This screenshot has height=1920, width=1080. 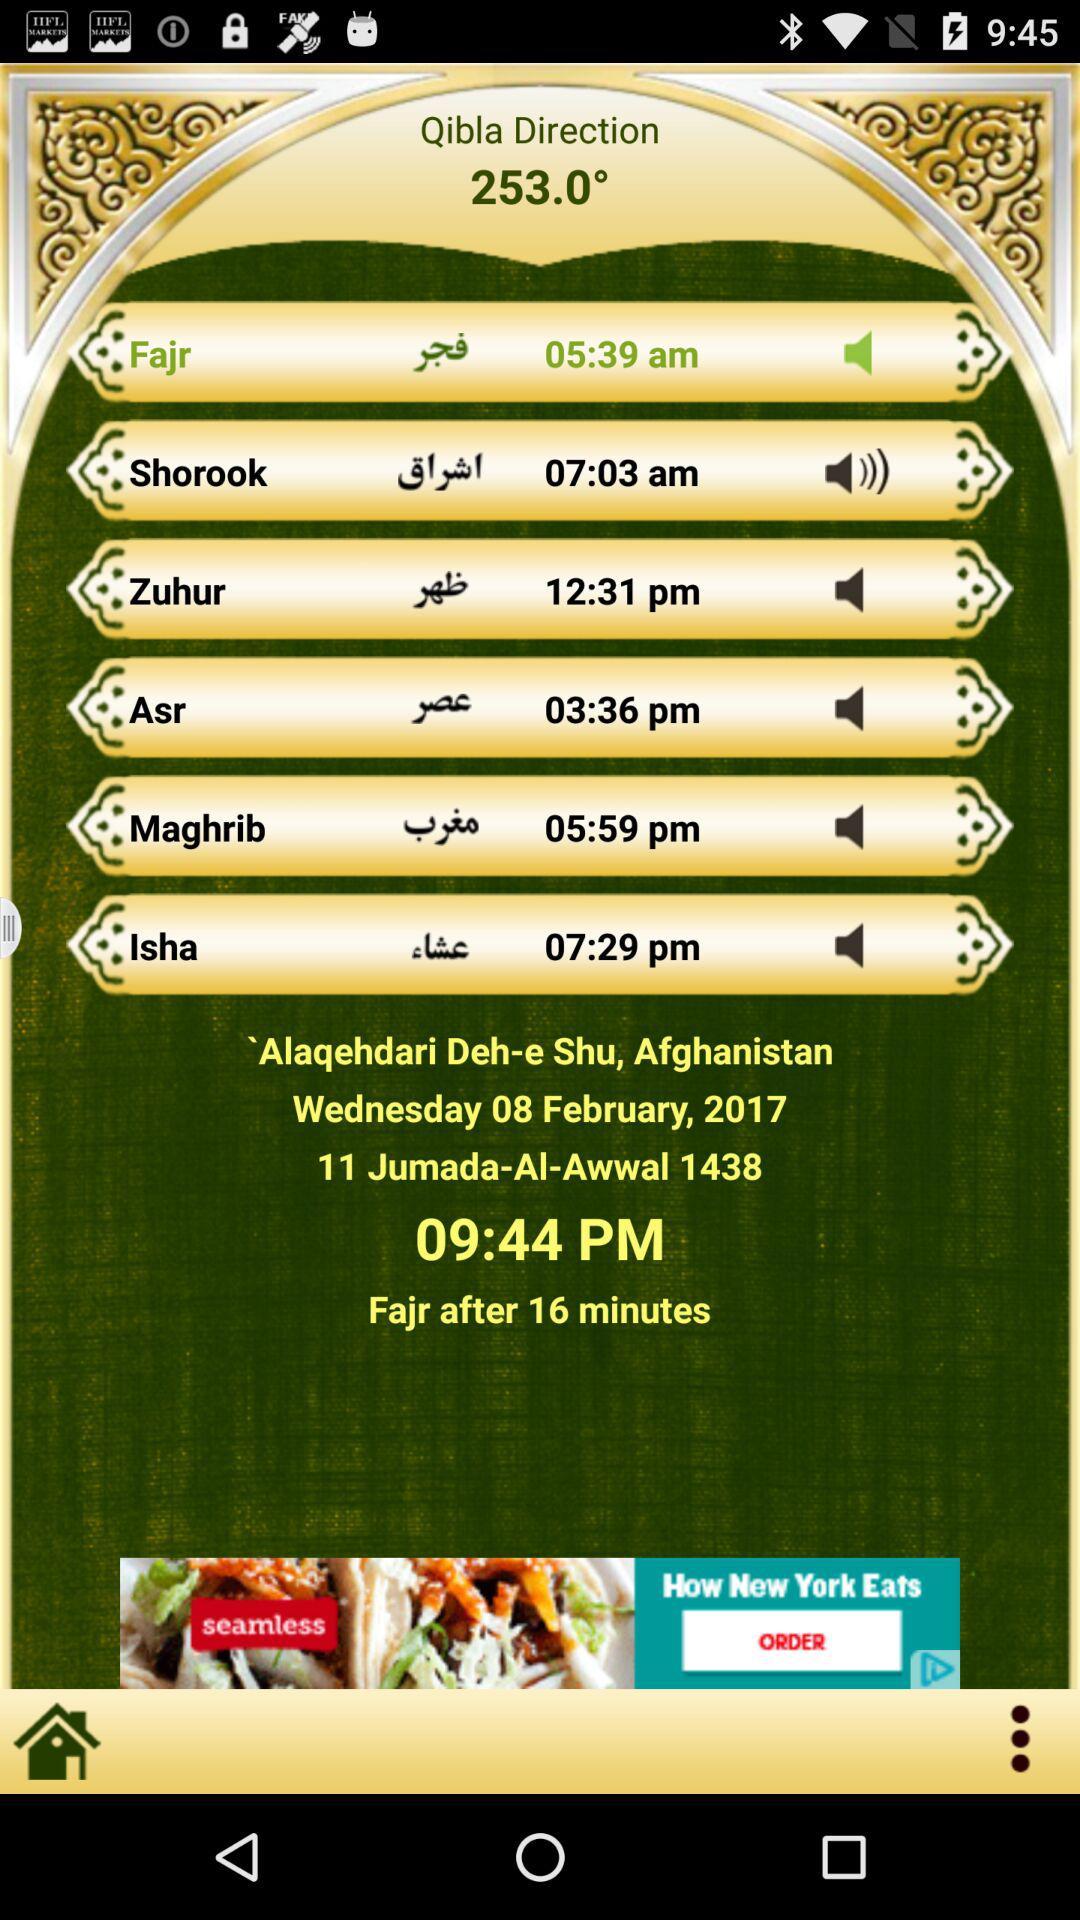 What do you see at coordinates (23, 927) in the screenshot?
I see `side navigation menu` at bounding box center [23, 927].